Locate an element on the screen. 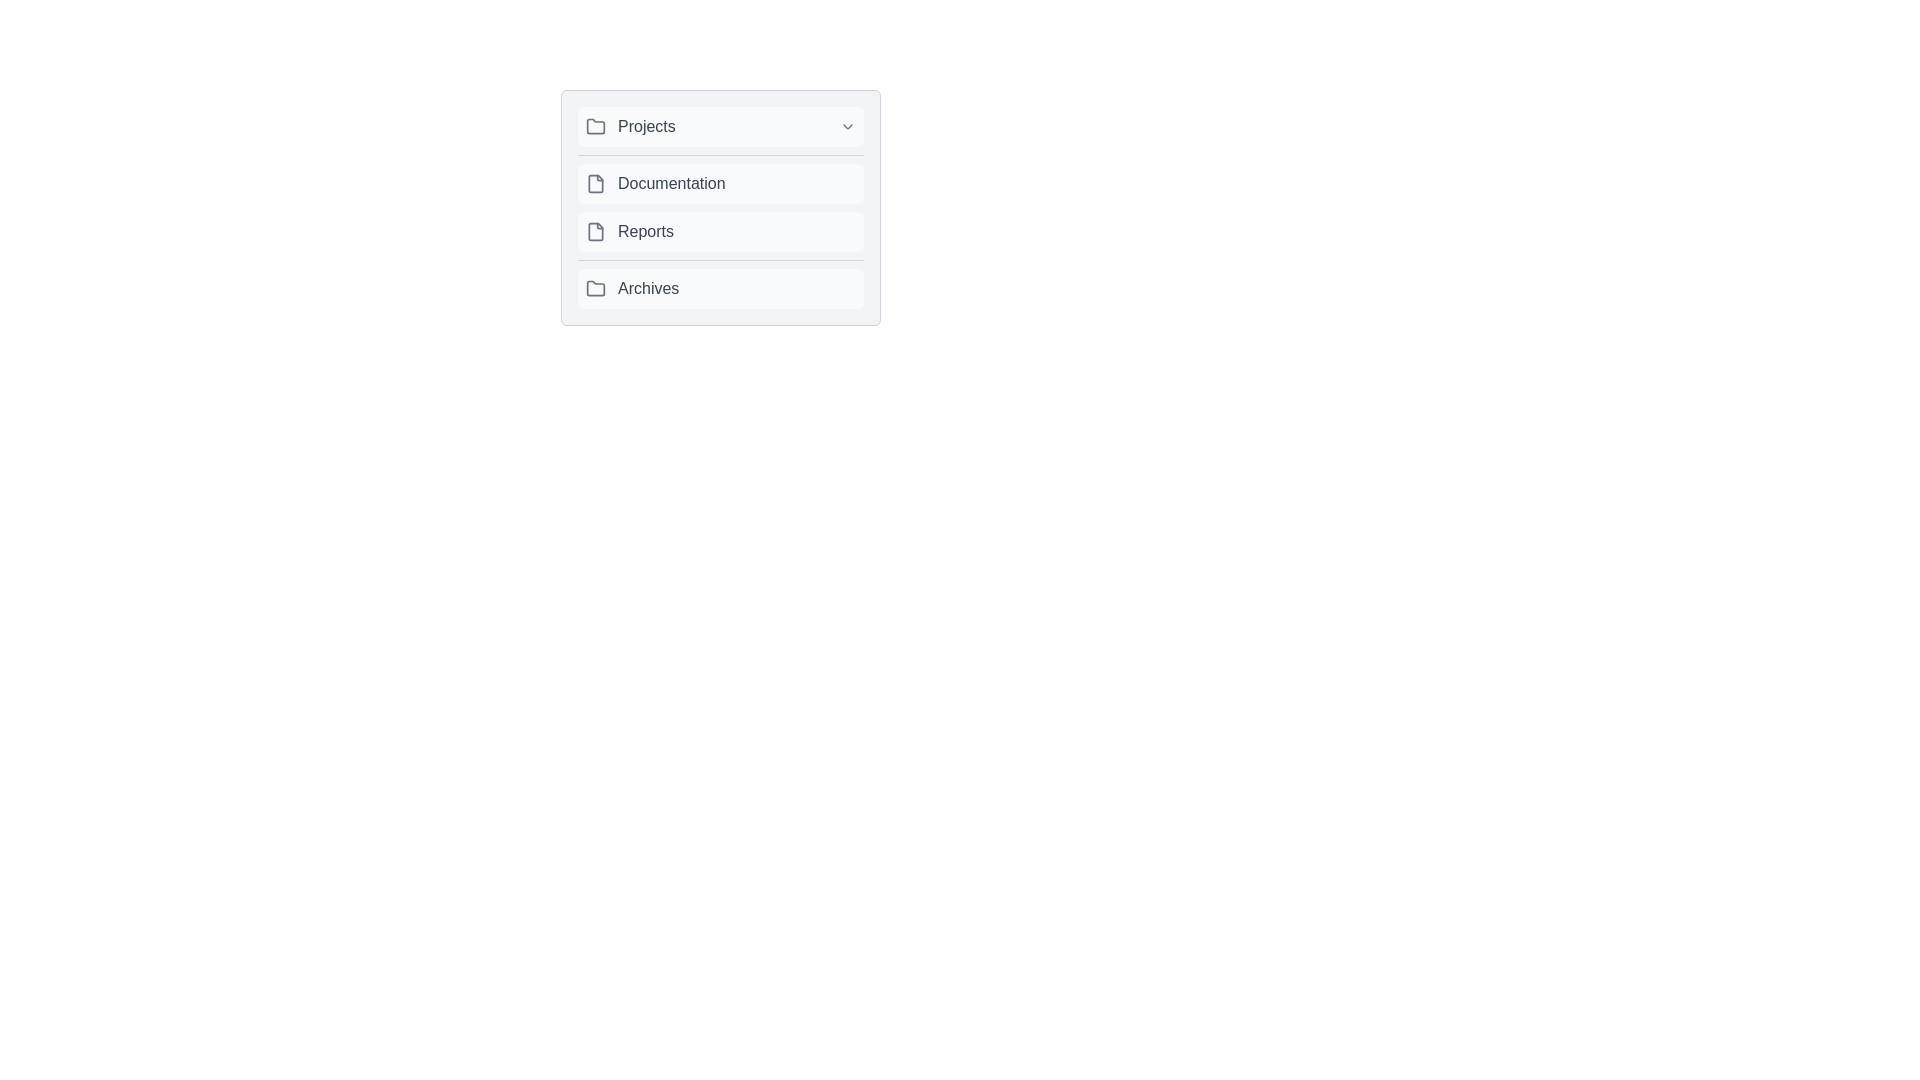 This screenshot has height=1080, width=1920. the SVG icon representing a document located to the left of the 'Documentation' label in the vertical navigation list is located at coordinates (594, 184).